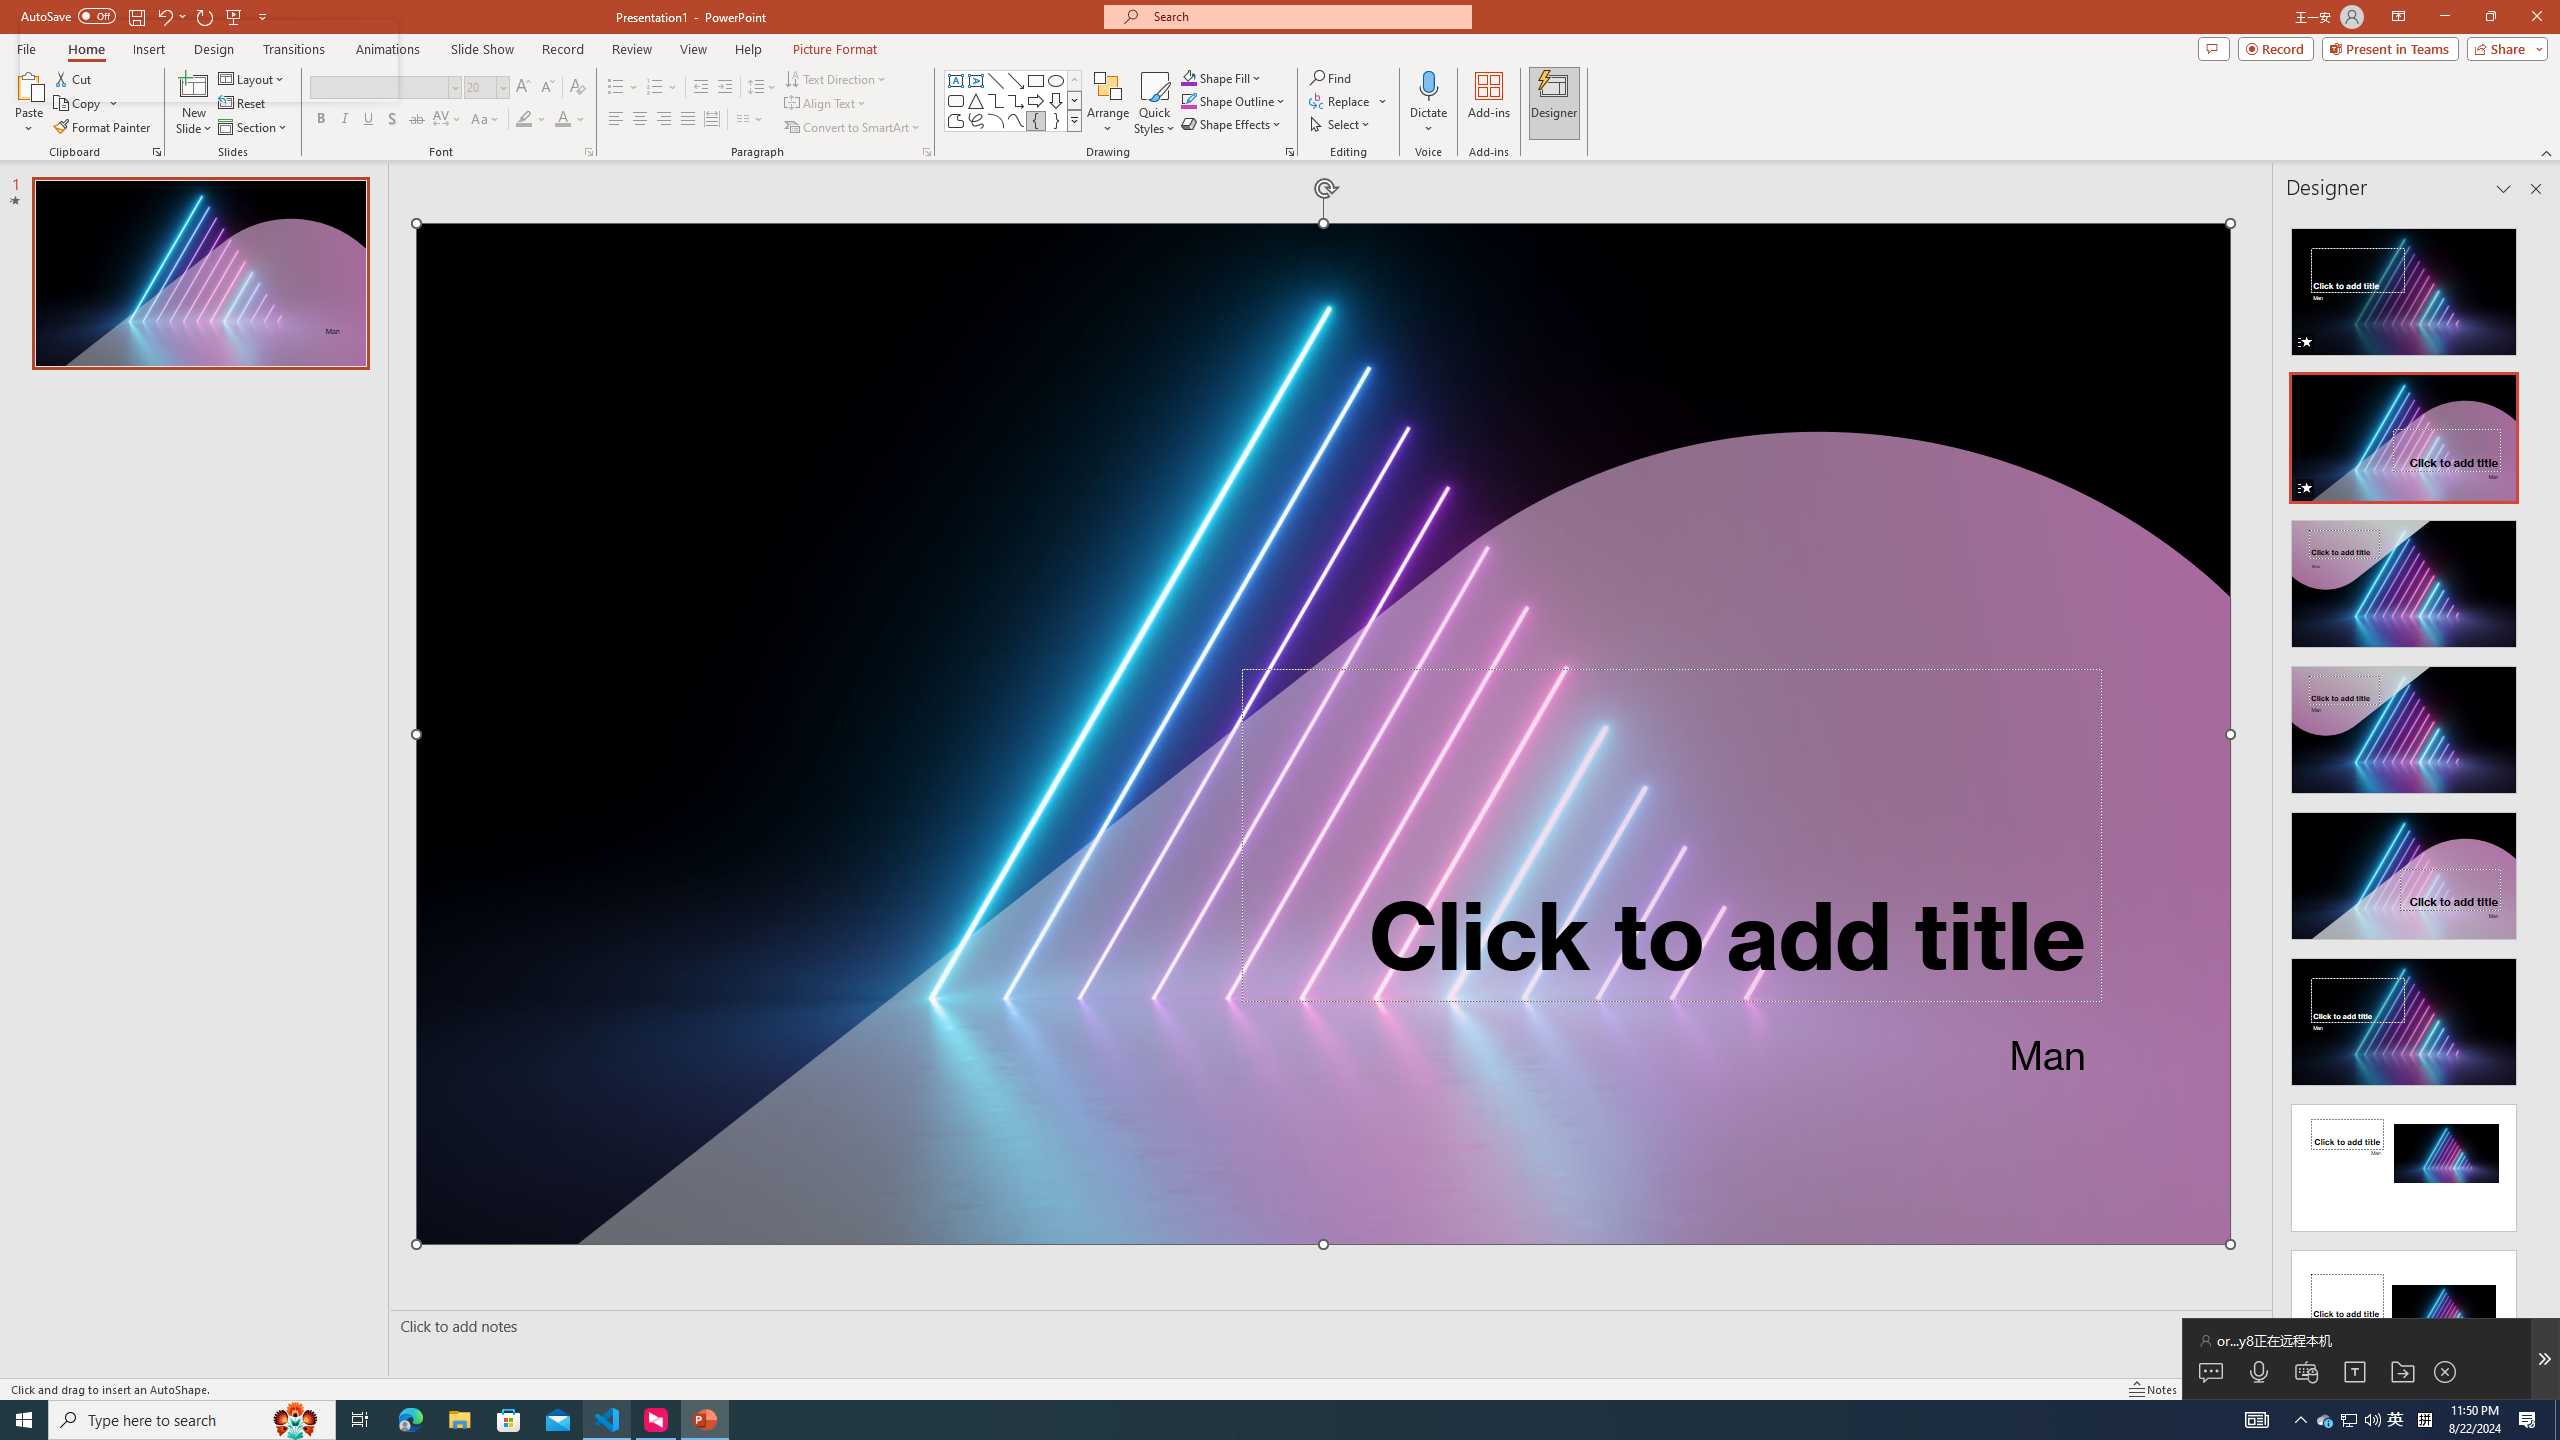  What do you see at coordinates (193, 103) in the screenshot?
I see `'New Slide'` at bounding box center [193, 103].